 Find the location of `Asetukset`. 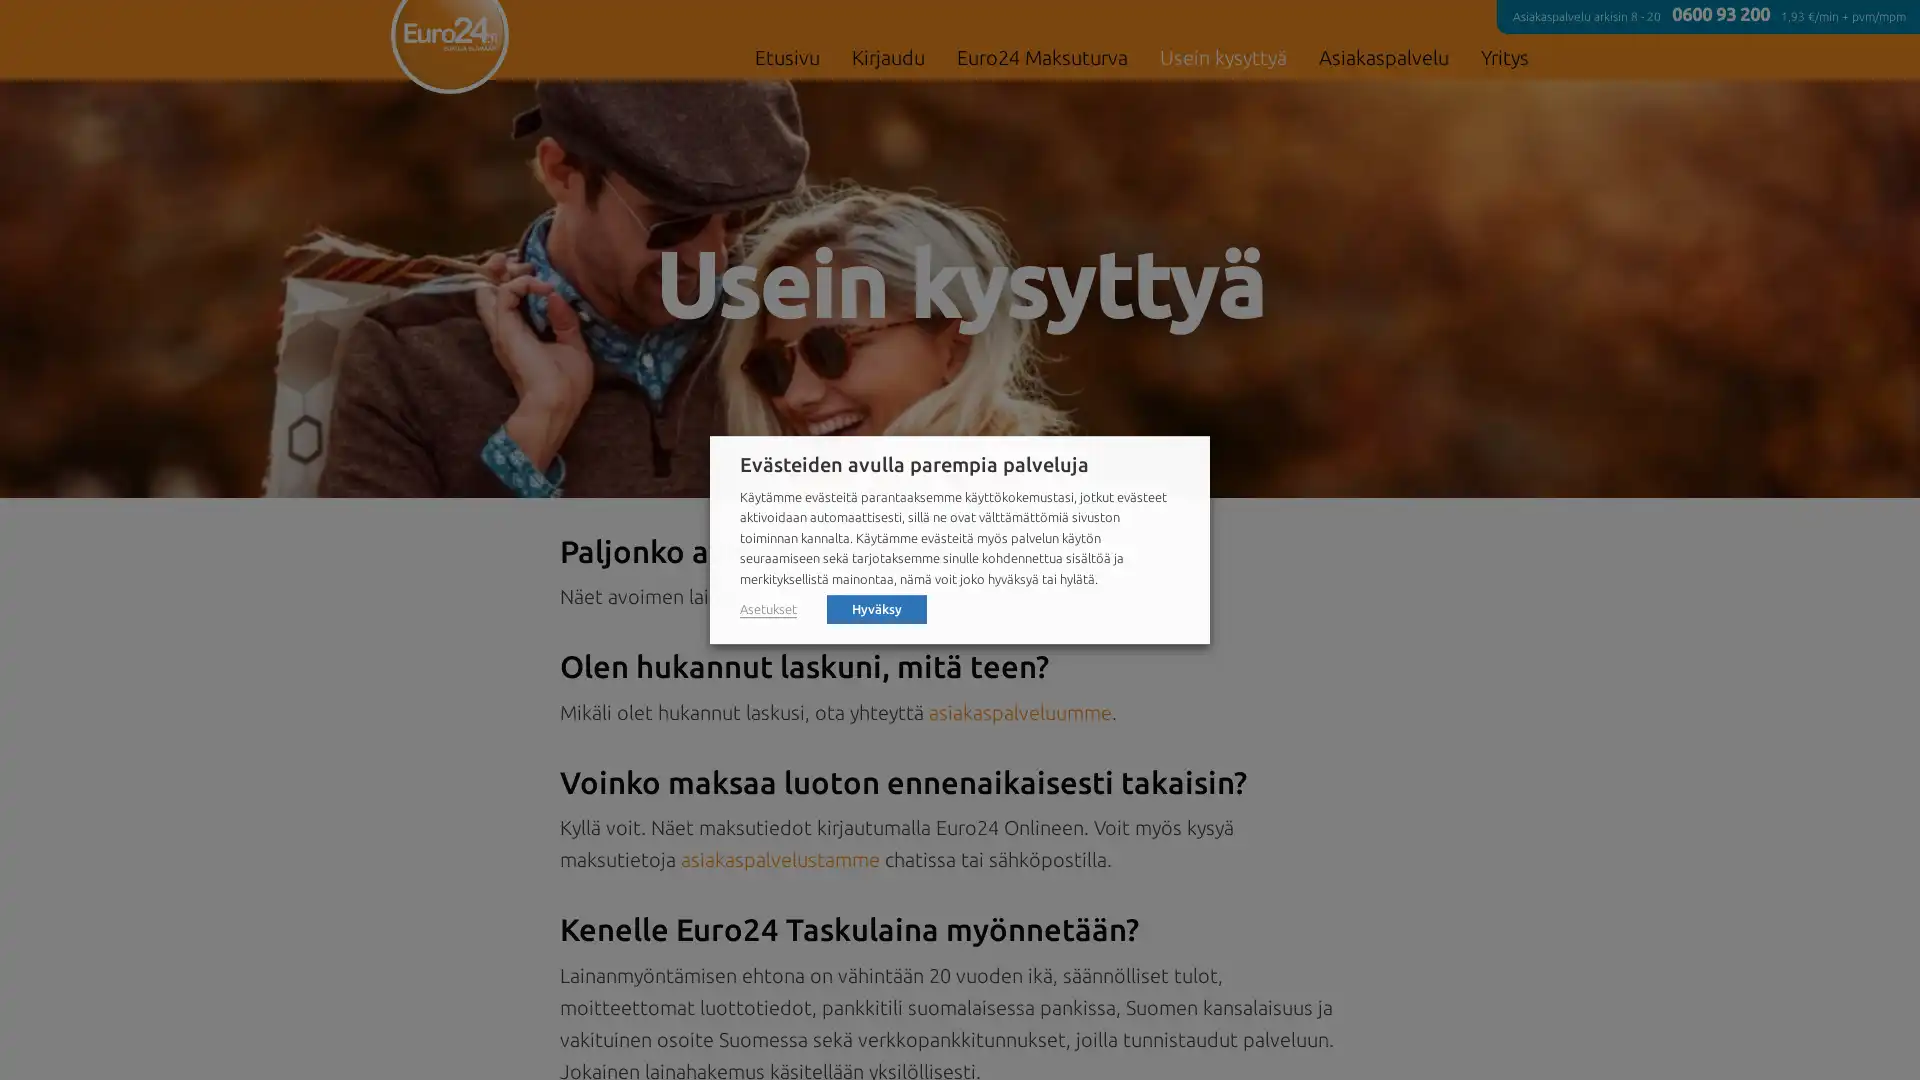

Asetukset is located at coordinates (767, 608).